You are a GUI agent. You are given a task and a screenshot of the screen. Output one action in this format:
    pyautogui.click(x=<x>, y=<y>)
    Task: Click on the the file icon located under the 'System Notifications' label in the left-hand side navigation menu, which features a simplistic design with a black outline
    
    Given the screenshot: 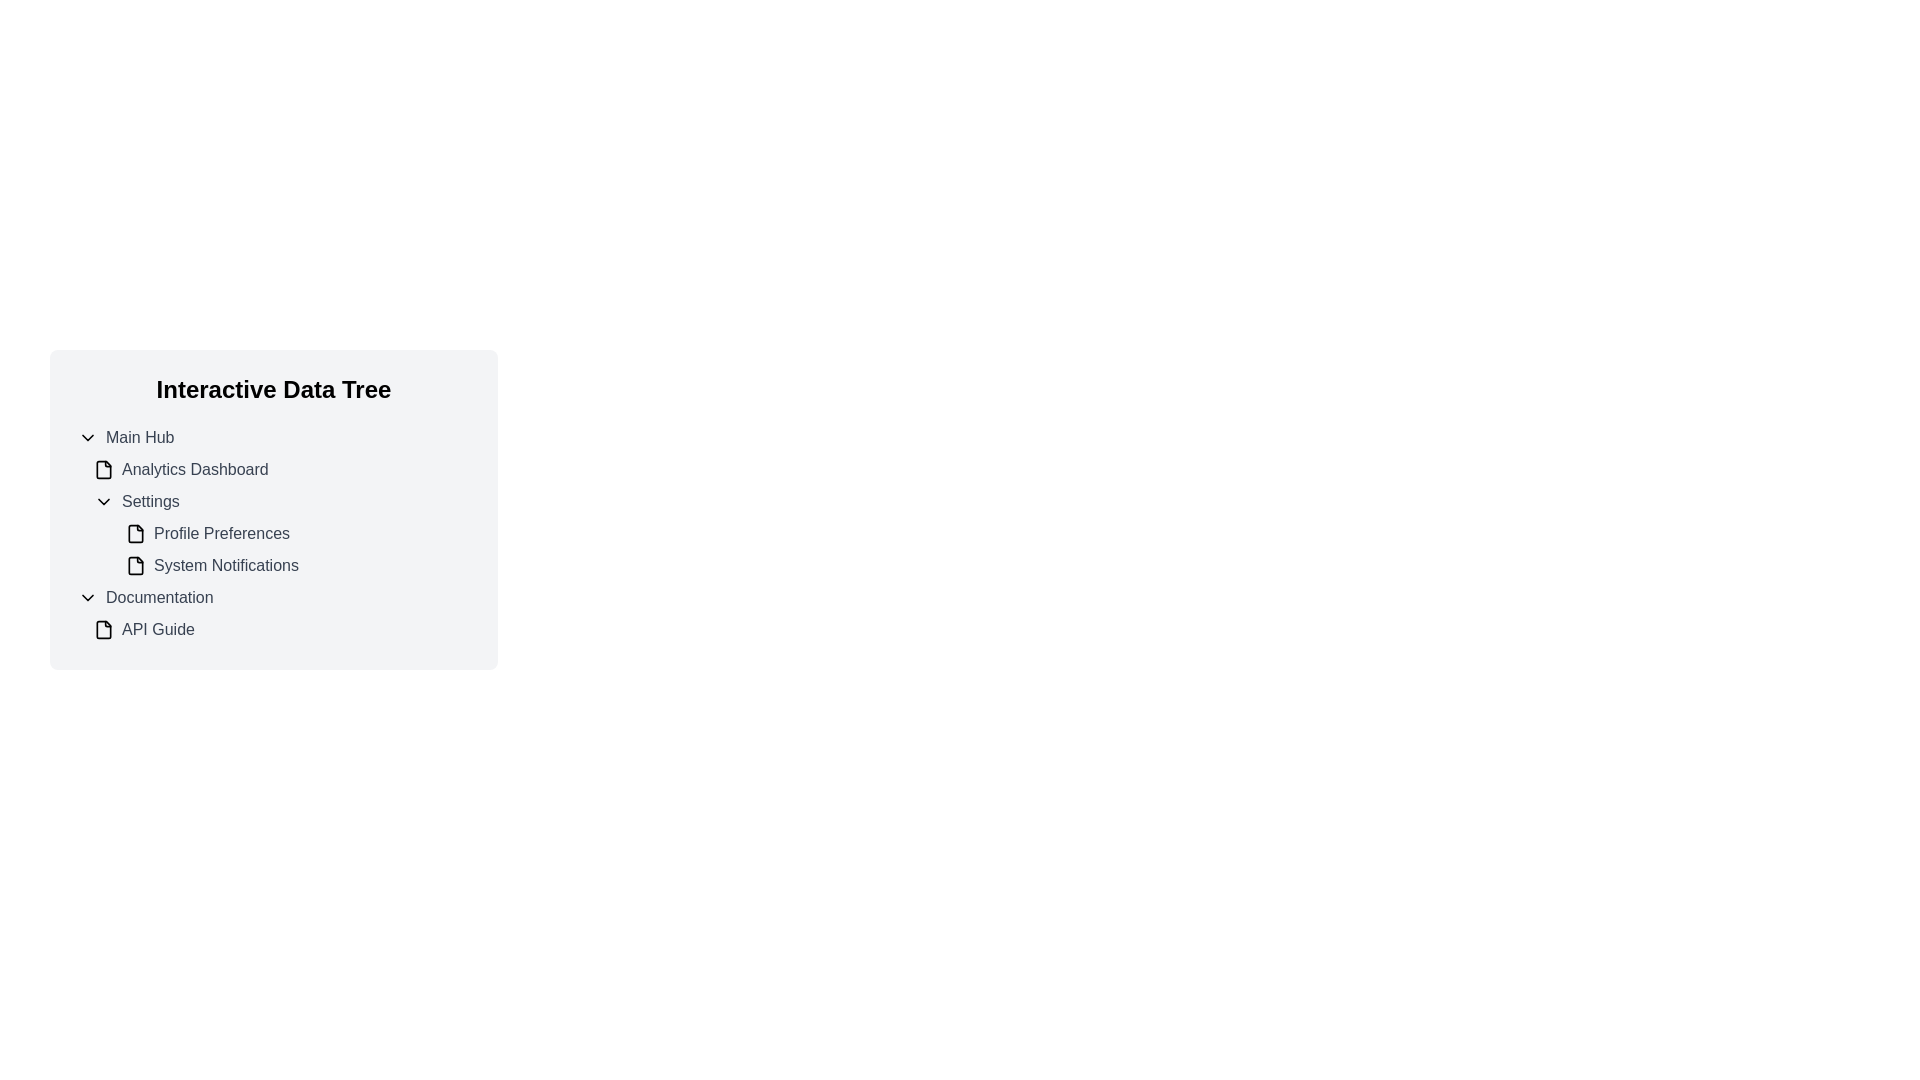 What is the action you would take?
    pyautogui.click(x=134, y=566)
    